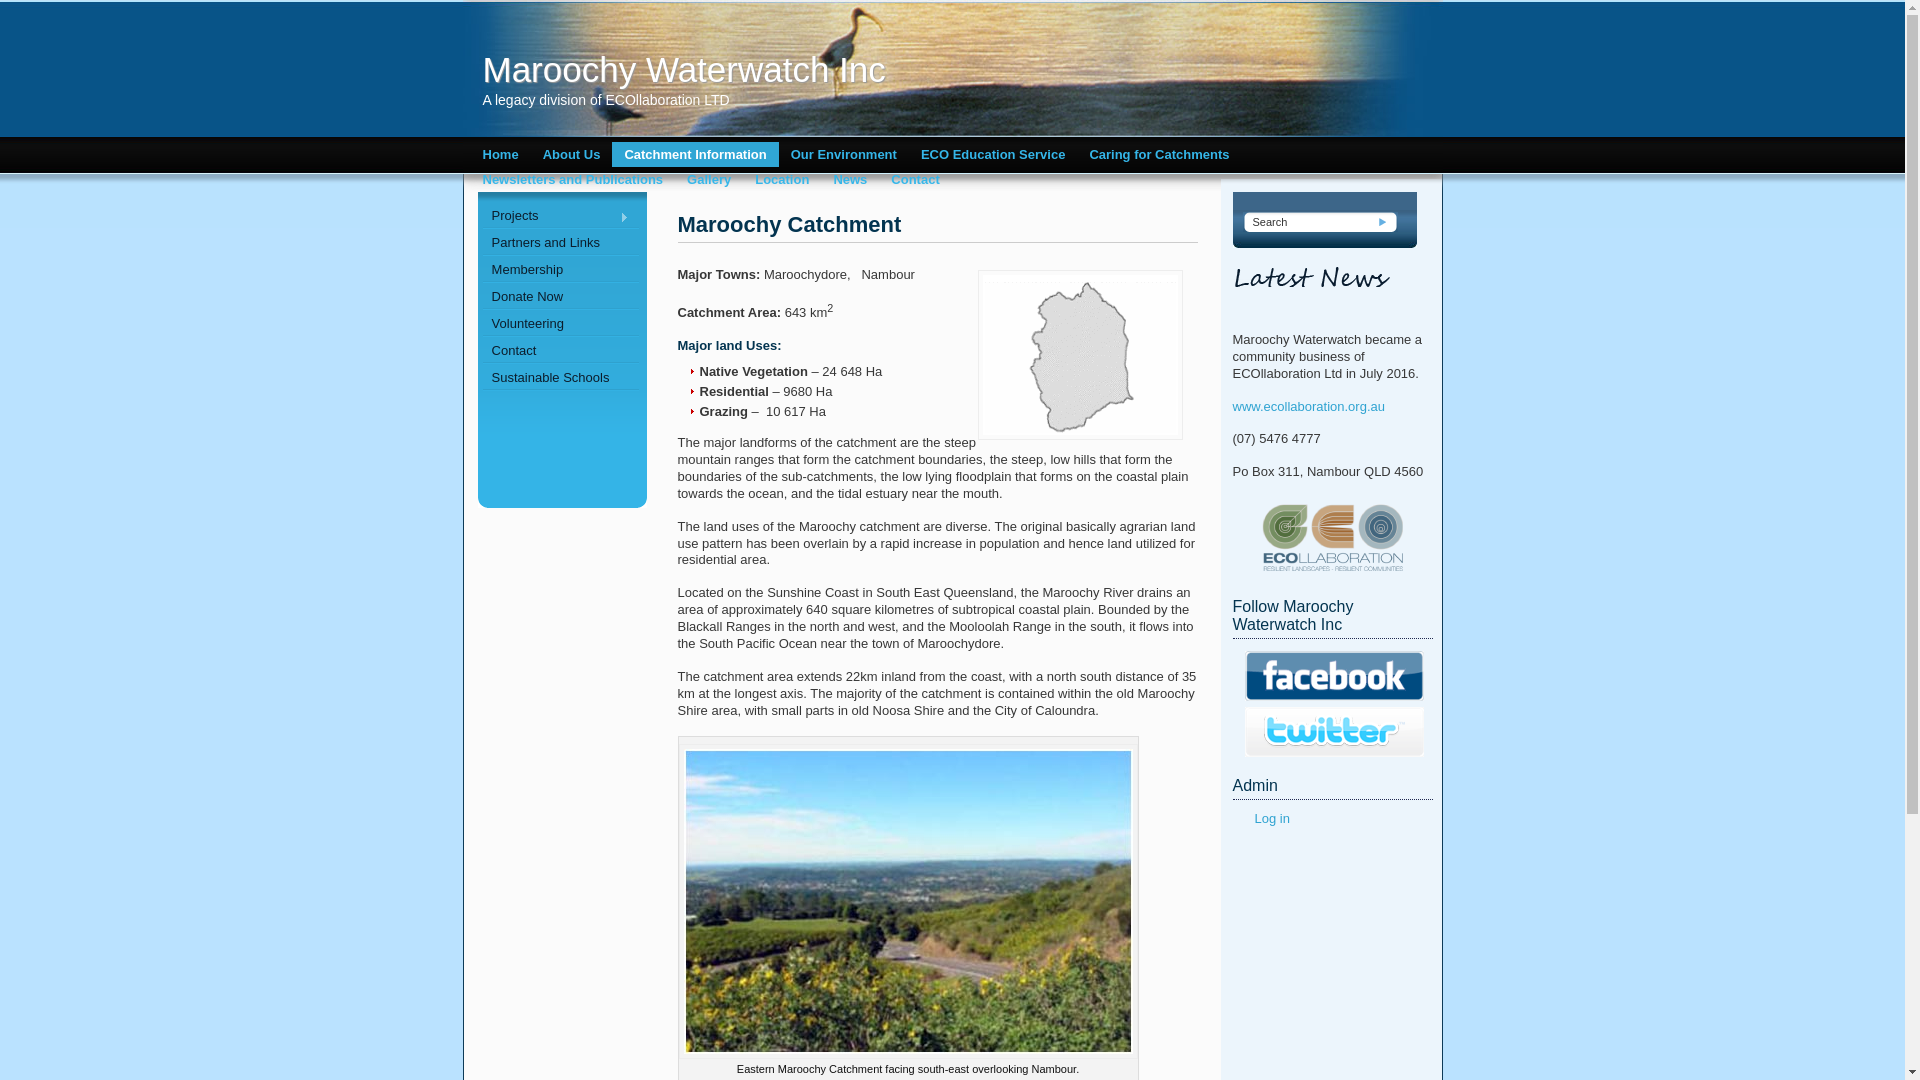 The width and height of the screenshot is (1920, 1080). I want to click on 'Contact', so click(914, 178).